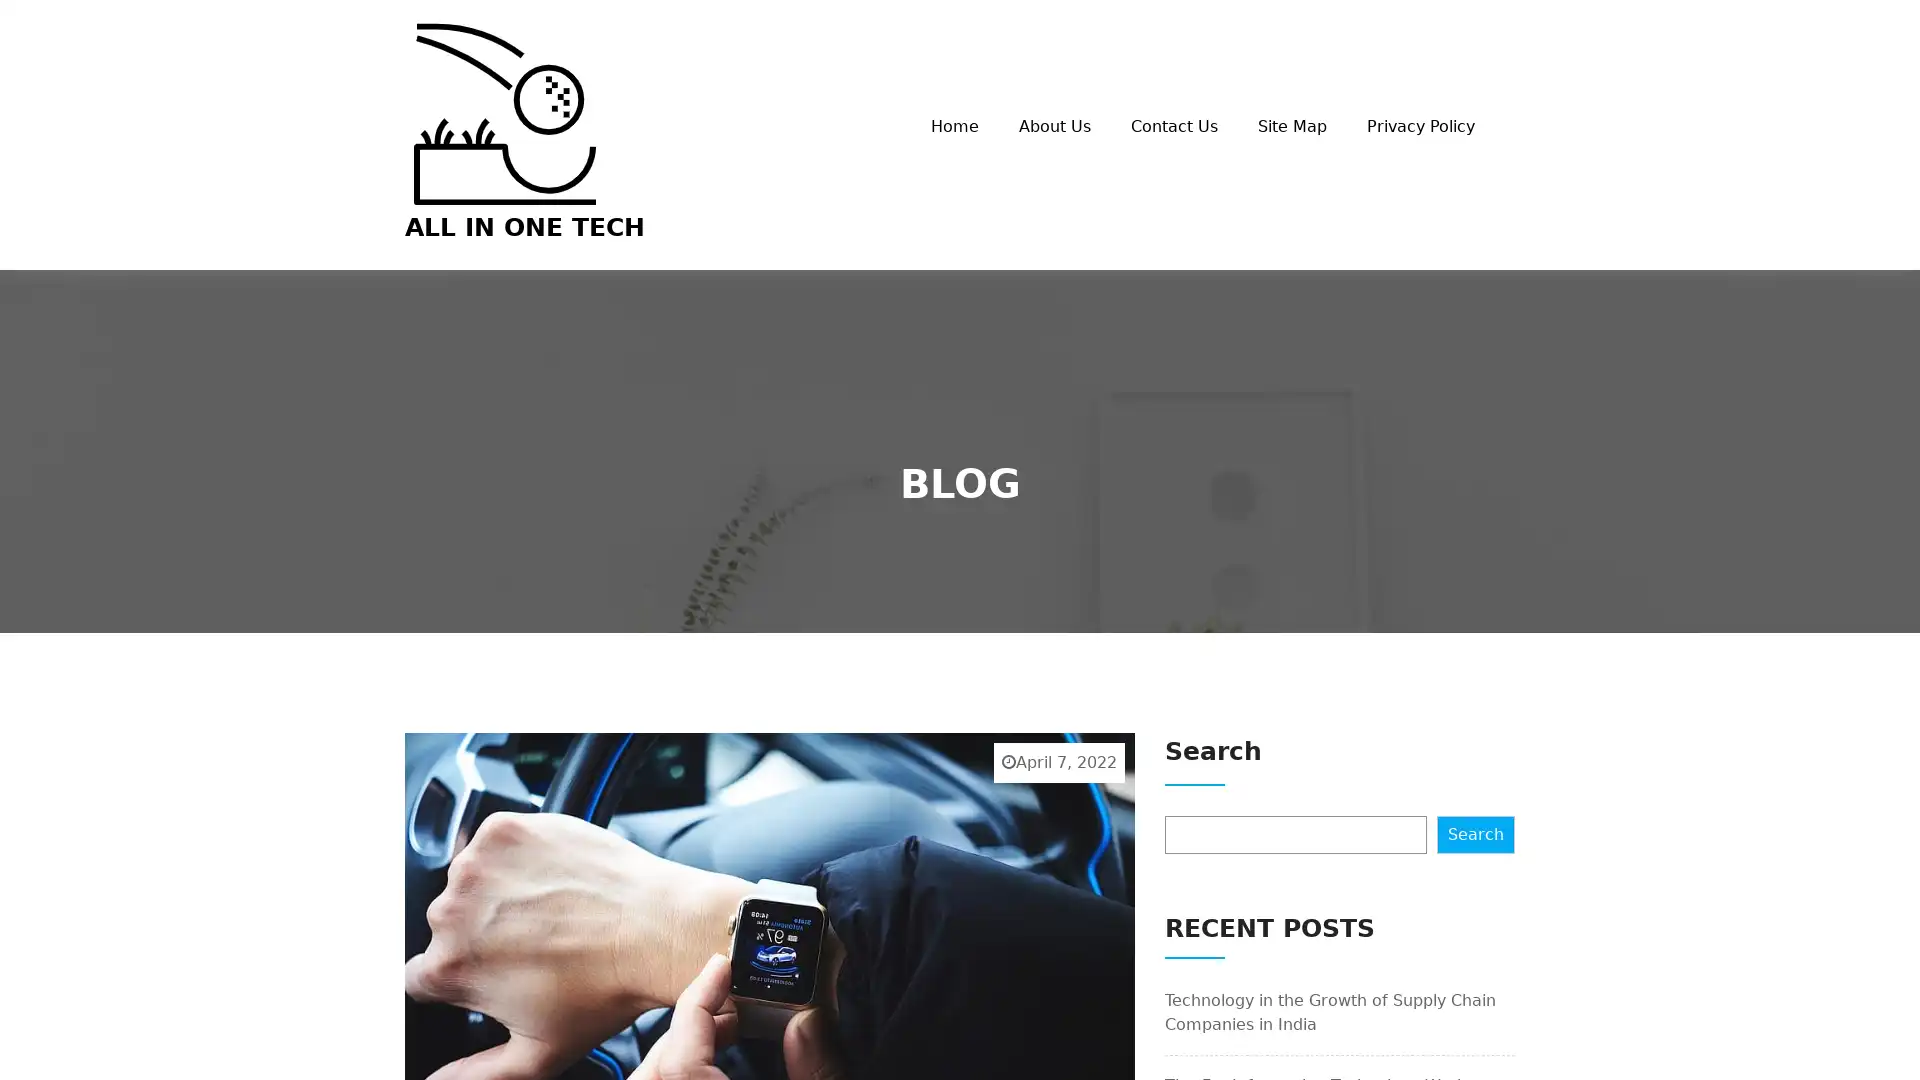 The image size is (1920, 1080). Describe the element at coordinates (1476, 833) in the screenshot. I see `Search` at that location.